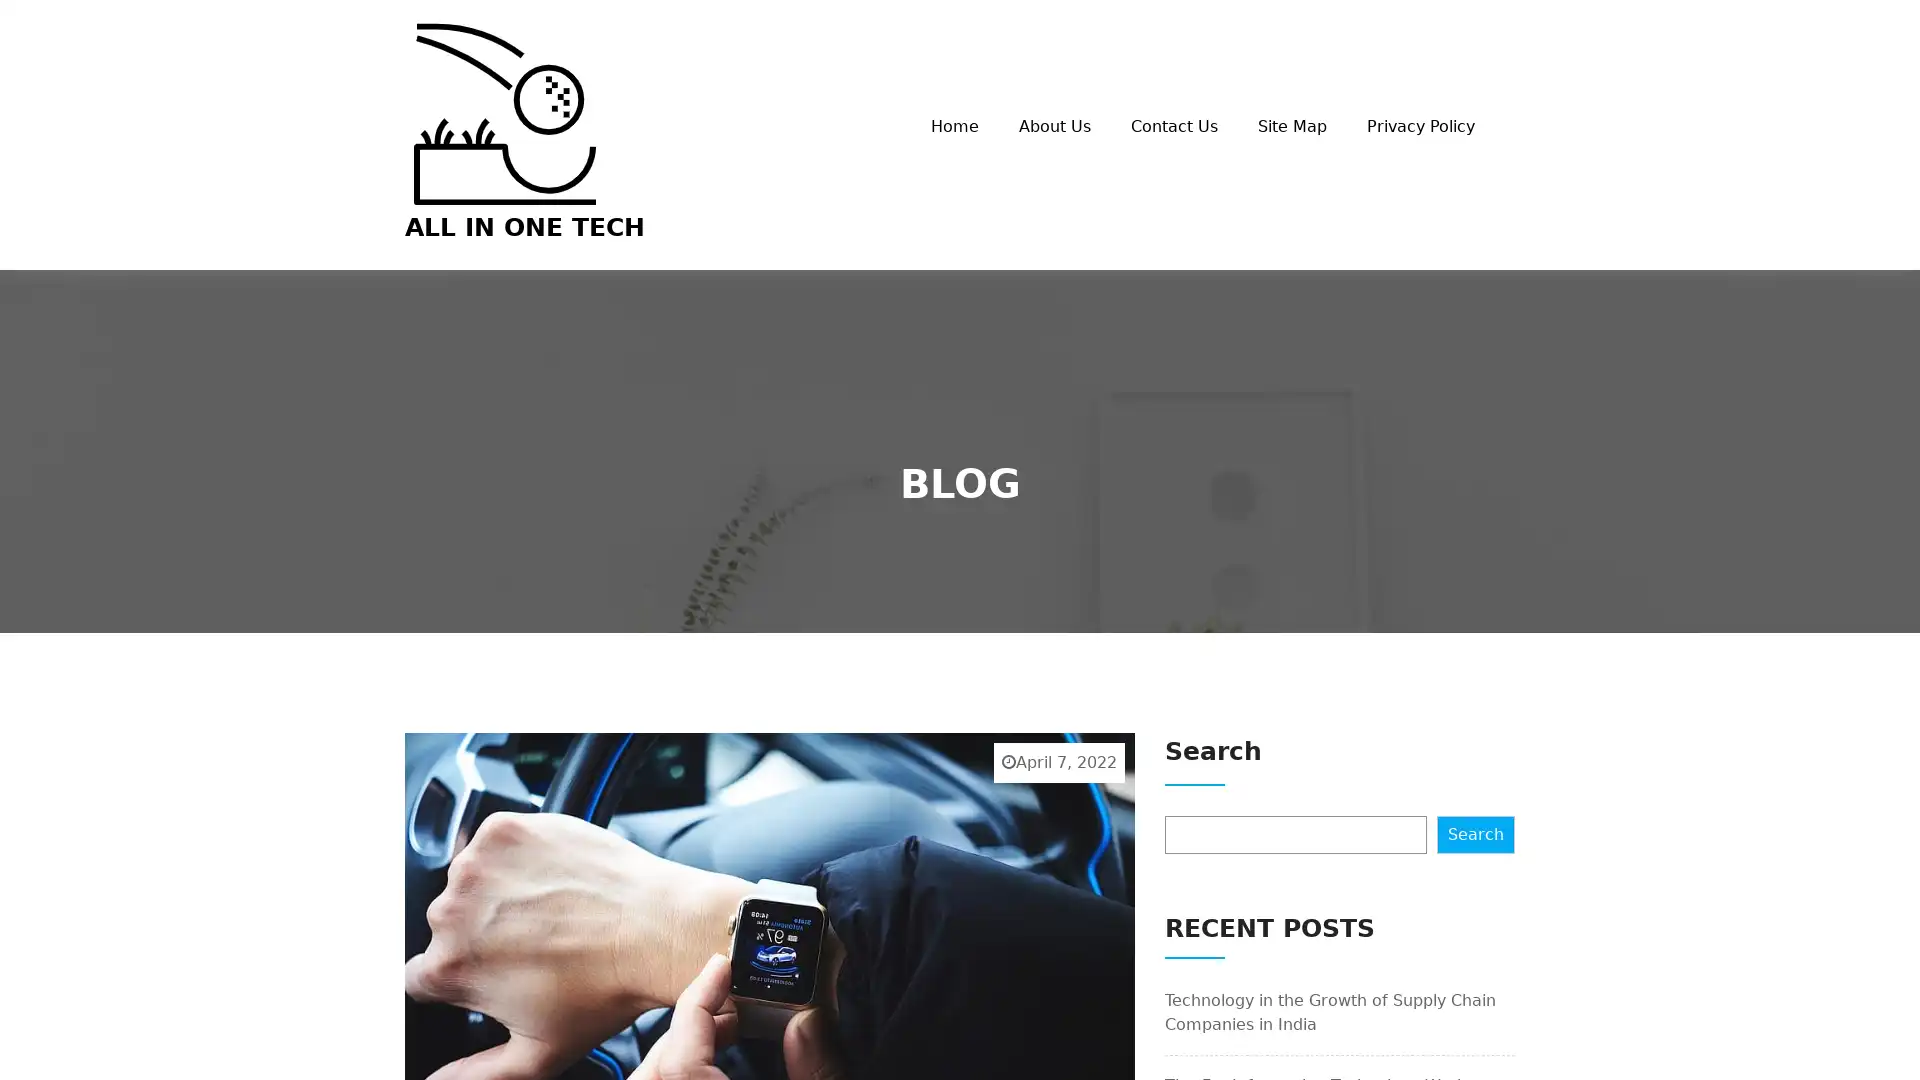 The image size is (1920, 1080). Describe the element at coordinates (1476, 833) in the screenshot. I see `Search` at that location.